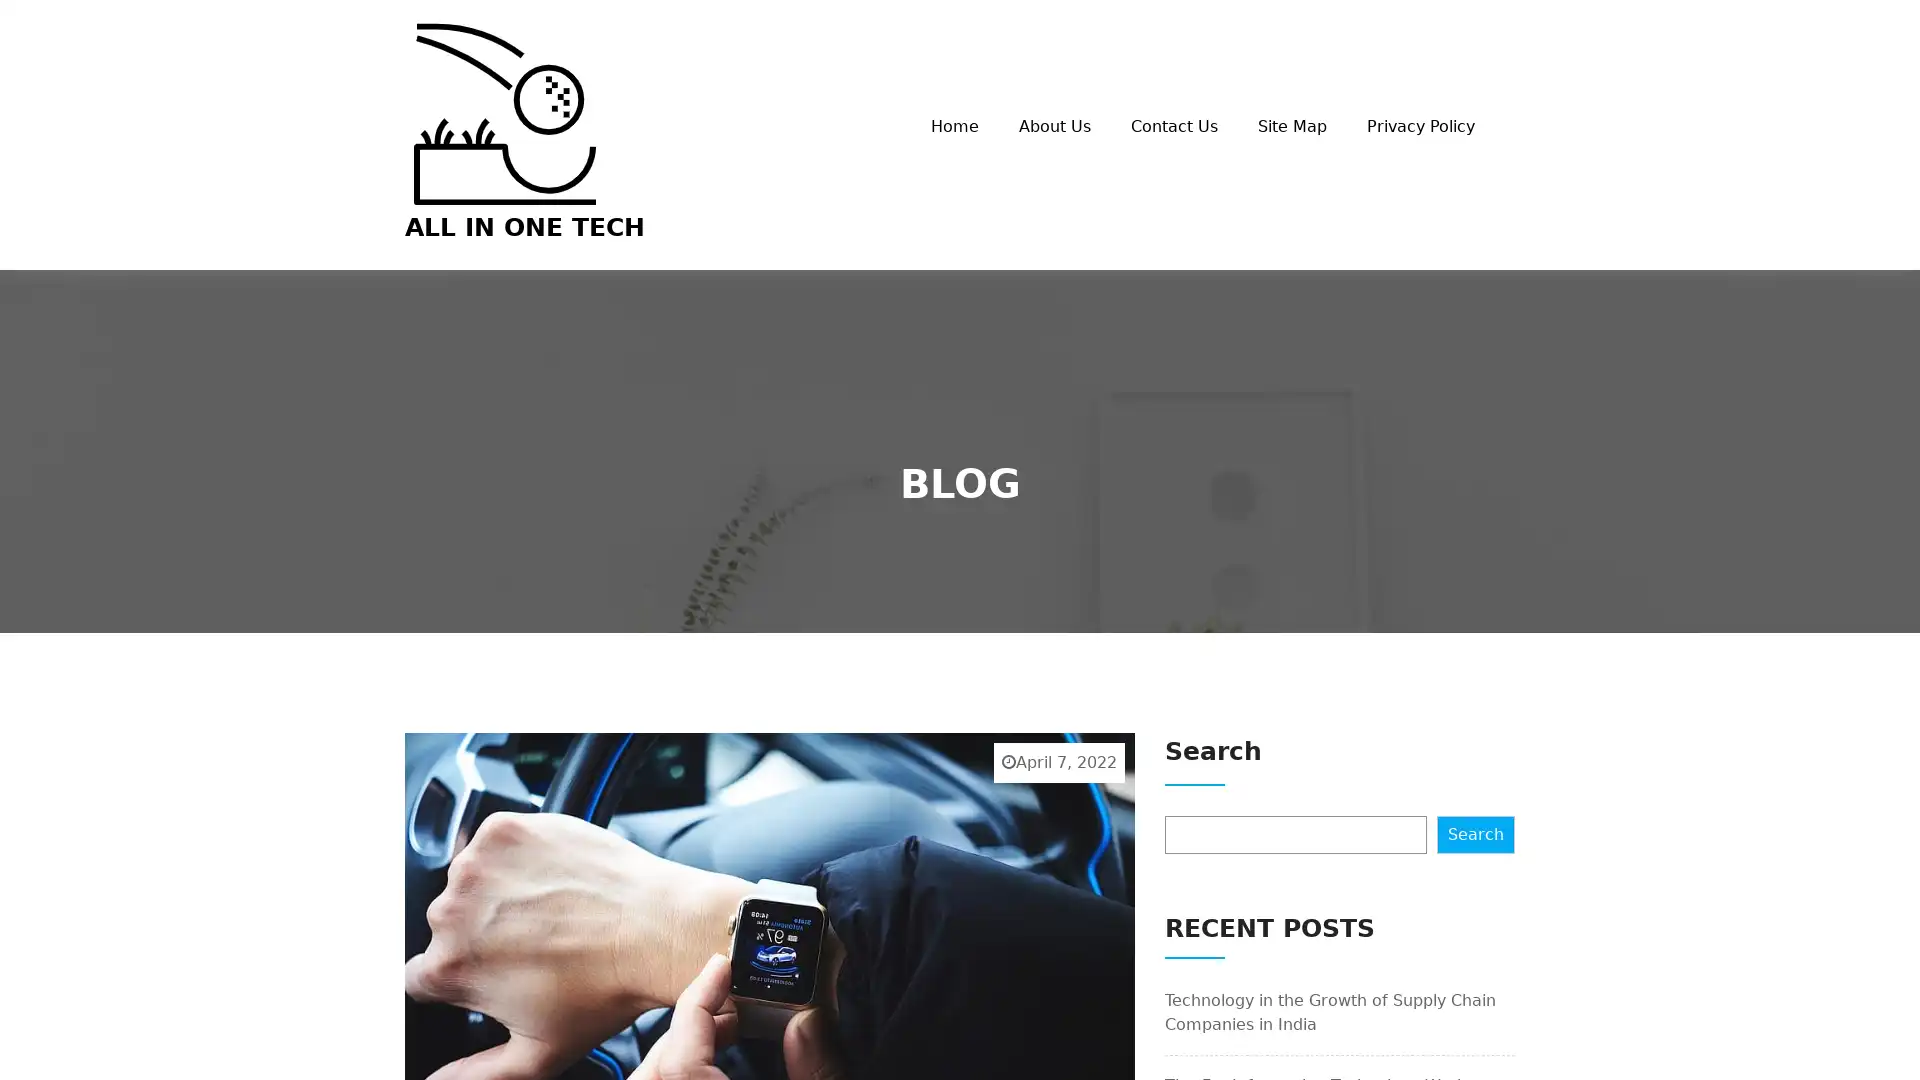 The image size is (1920, 1080). Describe the element at coordinates (1476, 833) in the screenshot. I see `Search` at that location.